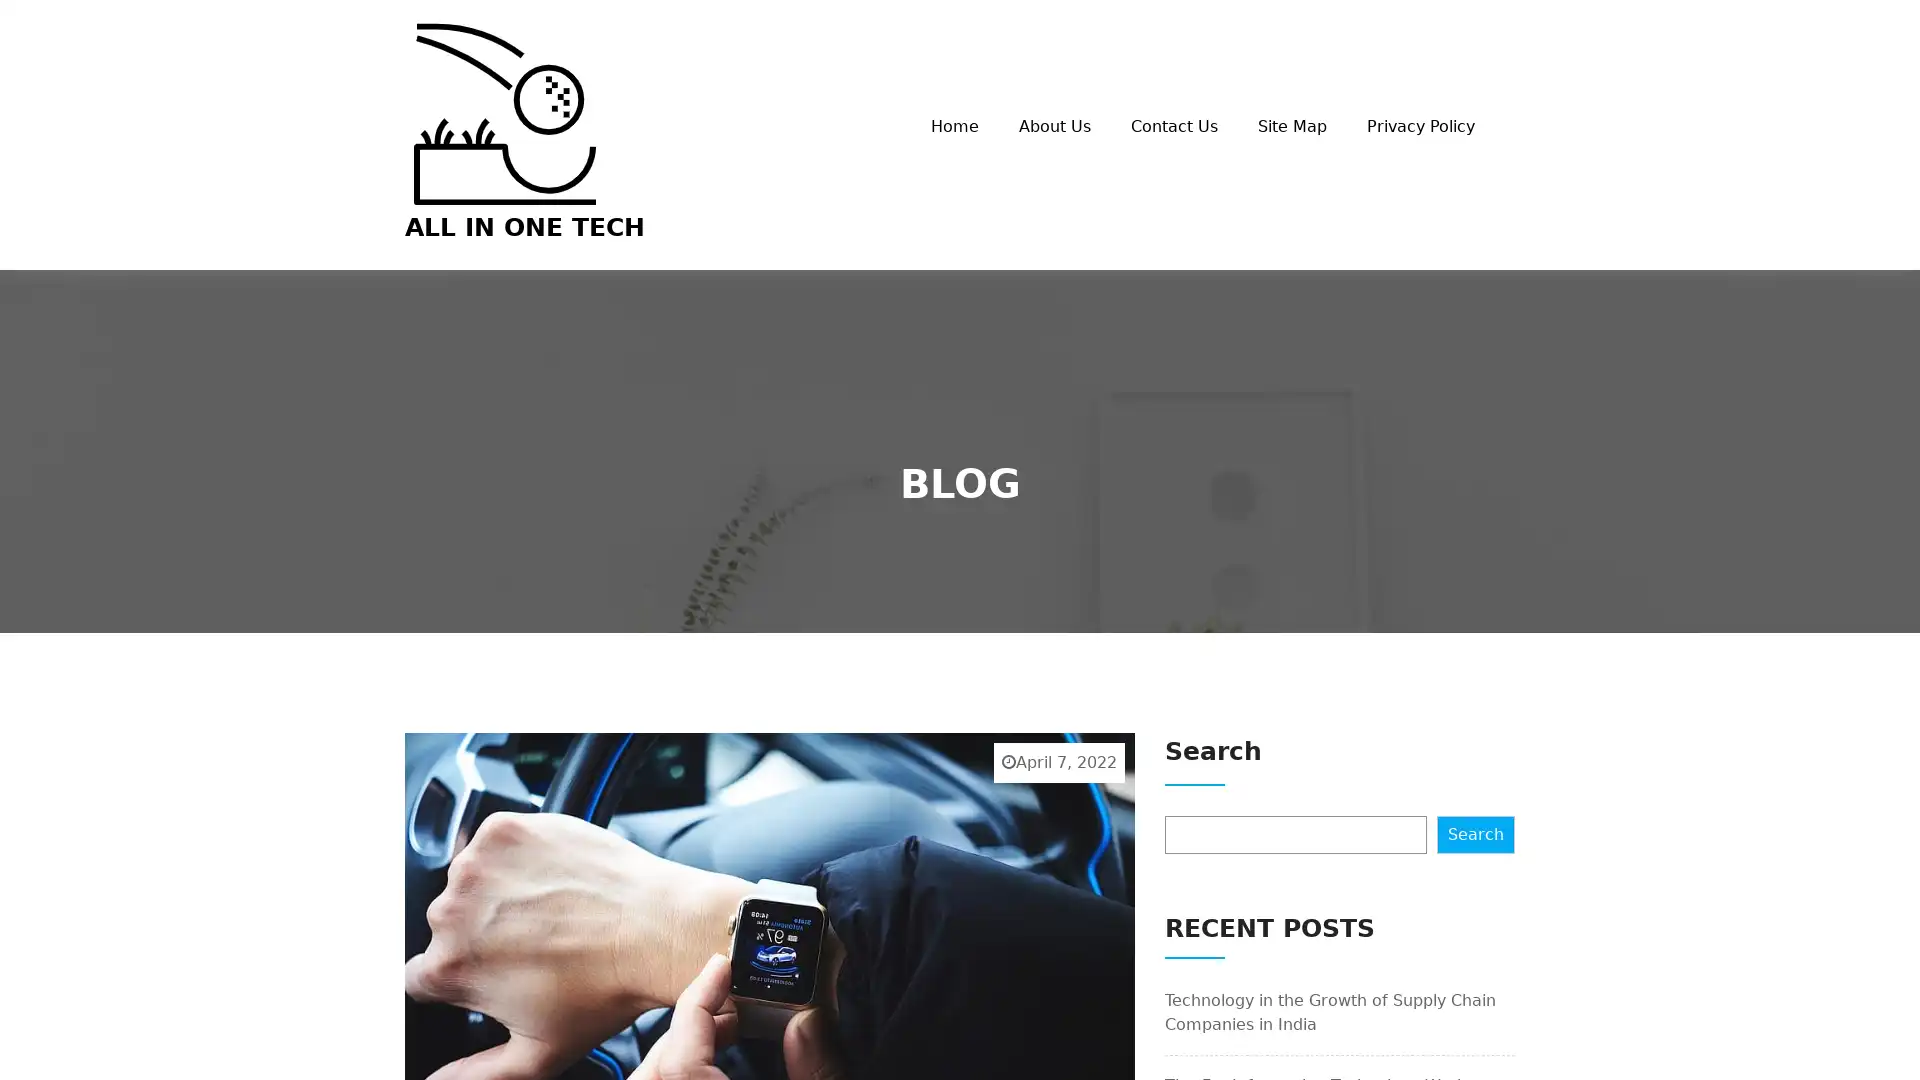 The image size is (1920, 1080). Describe the element at coordinates (1476, 833) in the screenshot. I see `Search` at that location.